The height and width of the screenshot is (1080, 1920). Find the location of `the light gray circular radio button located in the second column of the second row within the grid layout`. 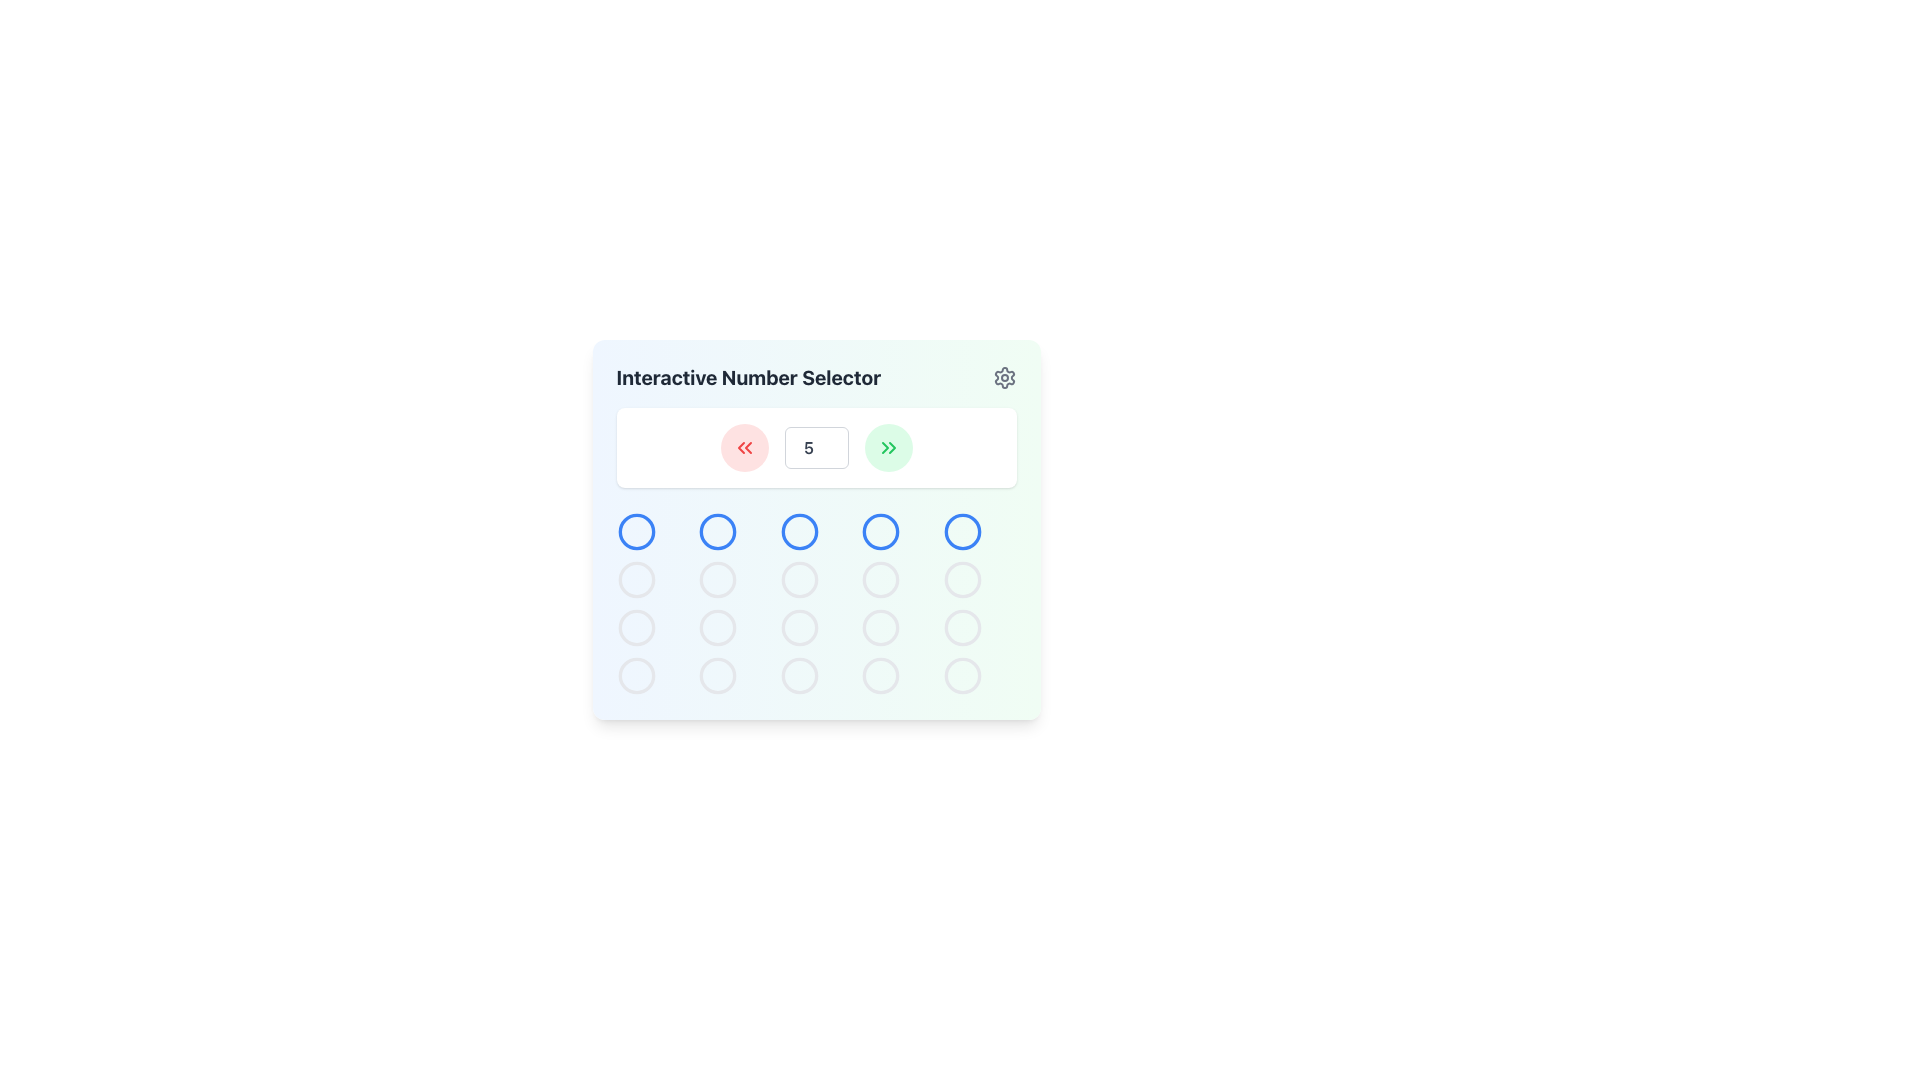

the light gray circular radio button located in the second column of the second row within the grid layout is located at coordinates (635, 627).